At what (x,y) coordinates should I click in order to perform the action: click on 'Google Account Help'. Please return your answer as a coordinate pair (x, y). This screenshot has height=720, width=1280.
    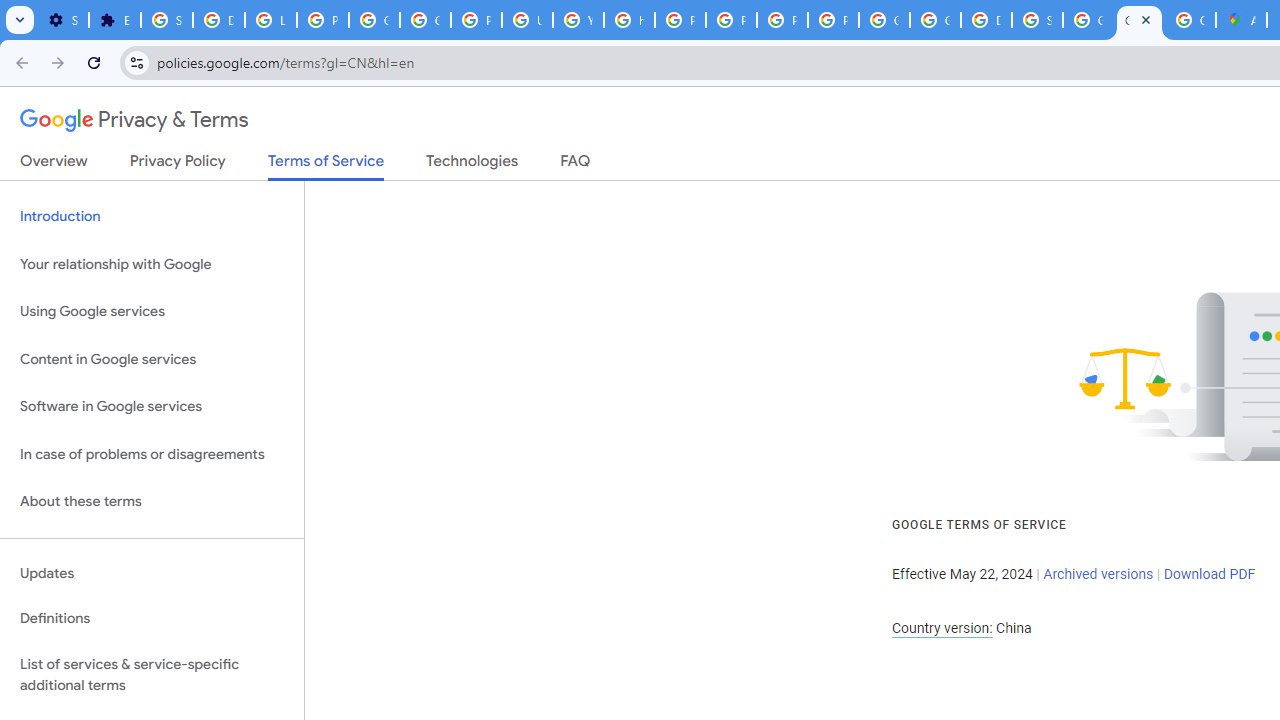
    Looking at the image, I should click on (375, 20).